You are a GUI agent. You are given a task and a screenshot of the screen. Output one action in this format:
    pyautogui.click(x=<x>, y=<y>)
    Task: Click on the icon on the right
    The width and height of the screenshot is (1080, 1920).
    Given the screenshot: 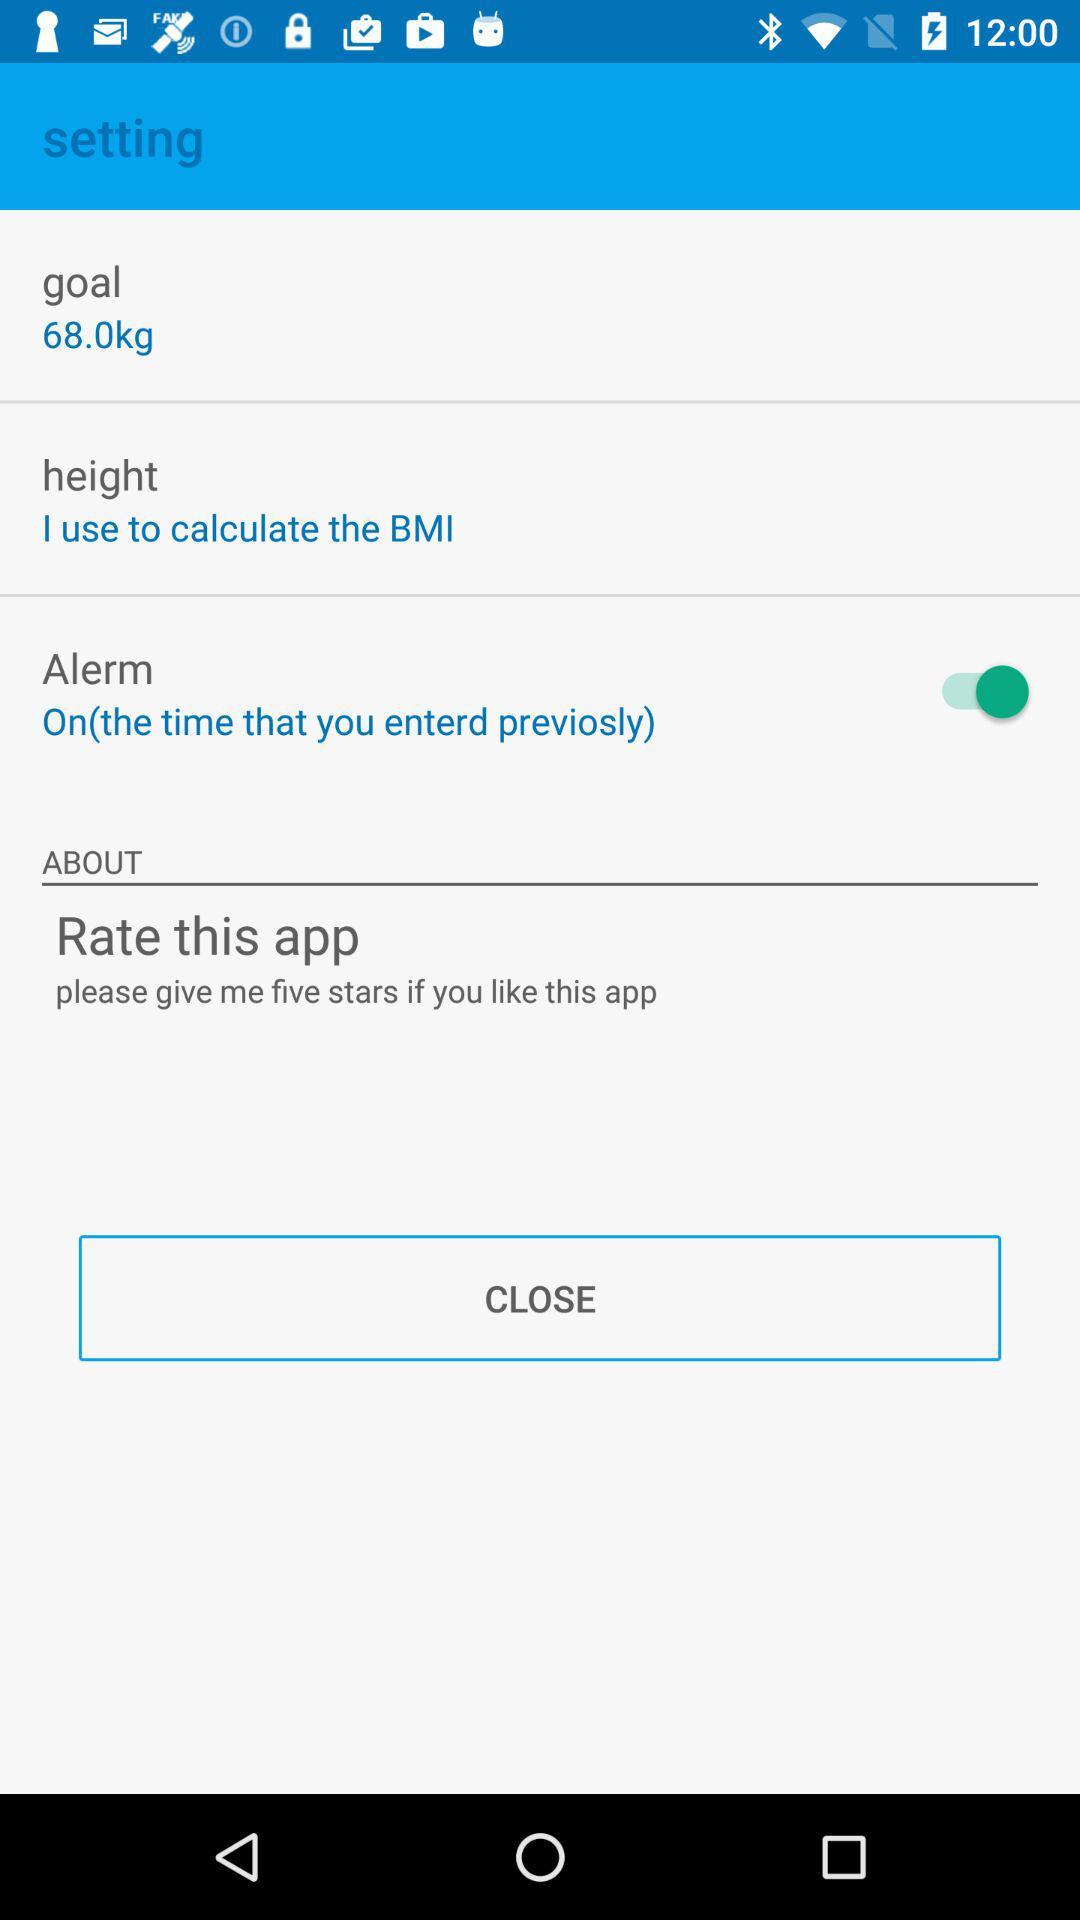 What is the action you would take?
    pyautogui.click(x=974, y=691)
    